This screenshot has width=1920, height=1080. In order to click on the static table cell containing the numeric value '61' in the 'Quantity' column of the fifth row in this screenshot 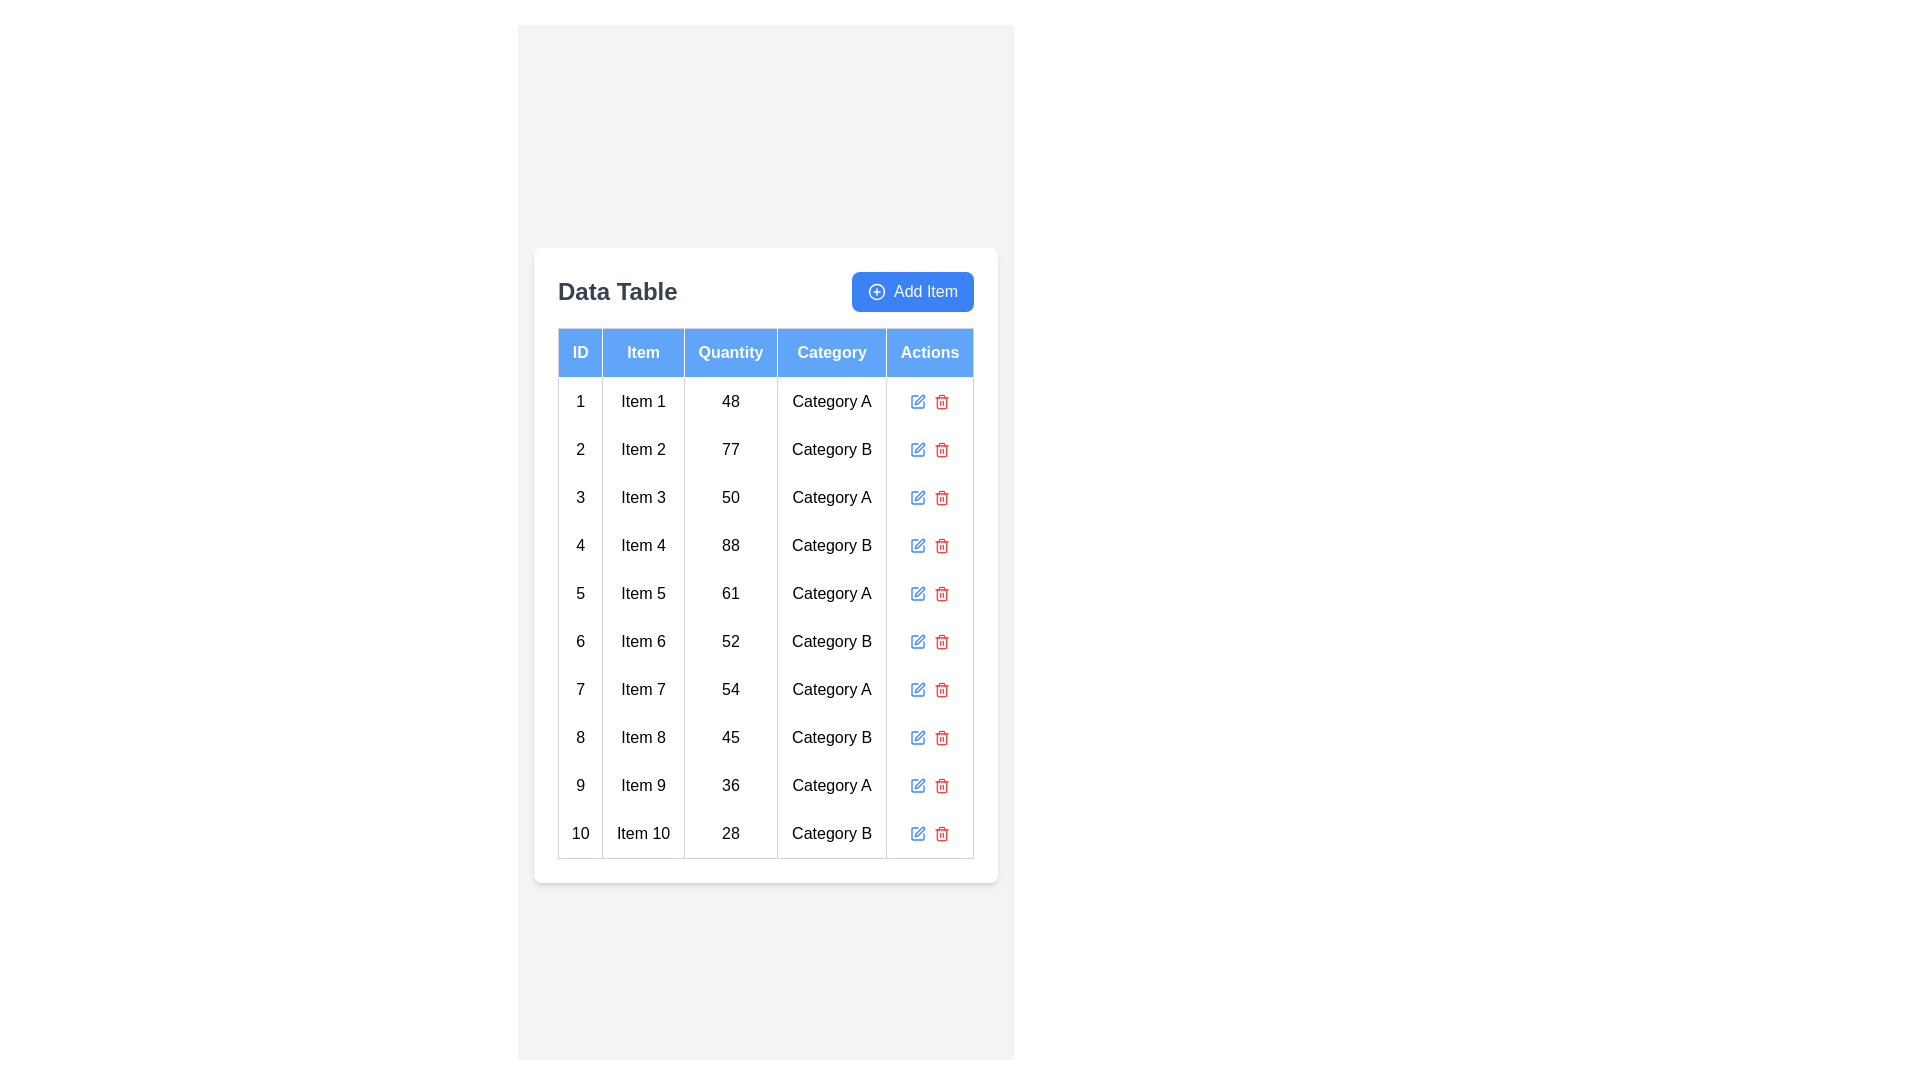, I will do `click(729, 592)`.